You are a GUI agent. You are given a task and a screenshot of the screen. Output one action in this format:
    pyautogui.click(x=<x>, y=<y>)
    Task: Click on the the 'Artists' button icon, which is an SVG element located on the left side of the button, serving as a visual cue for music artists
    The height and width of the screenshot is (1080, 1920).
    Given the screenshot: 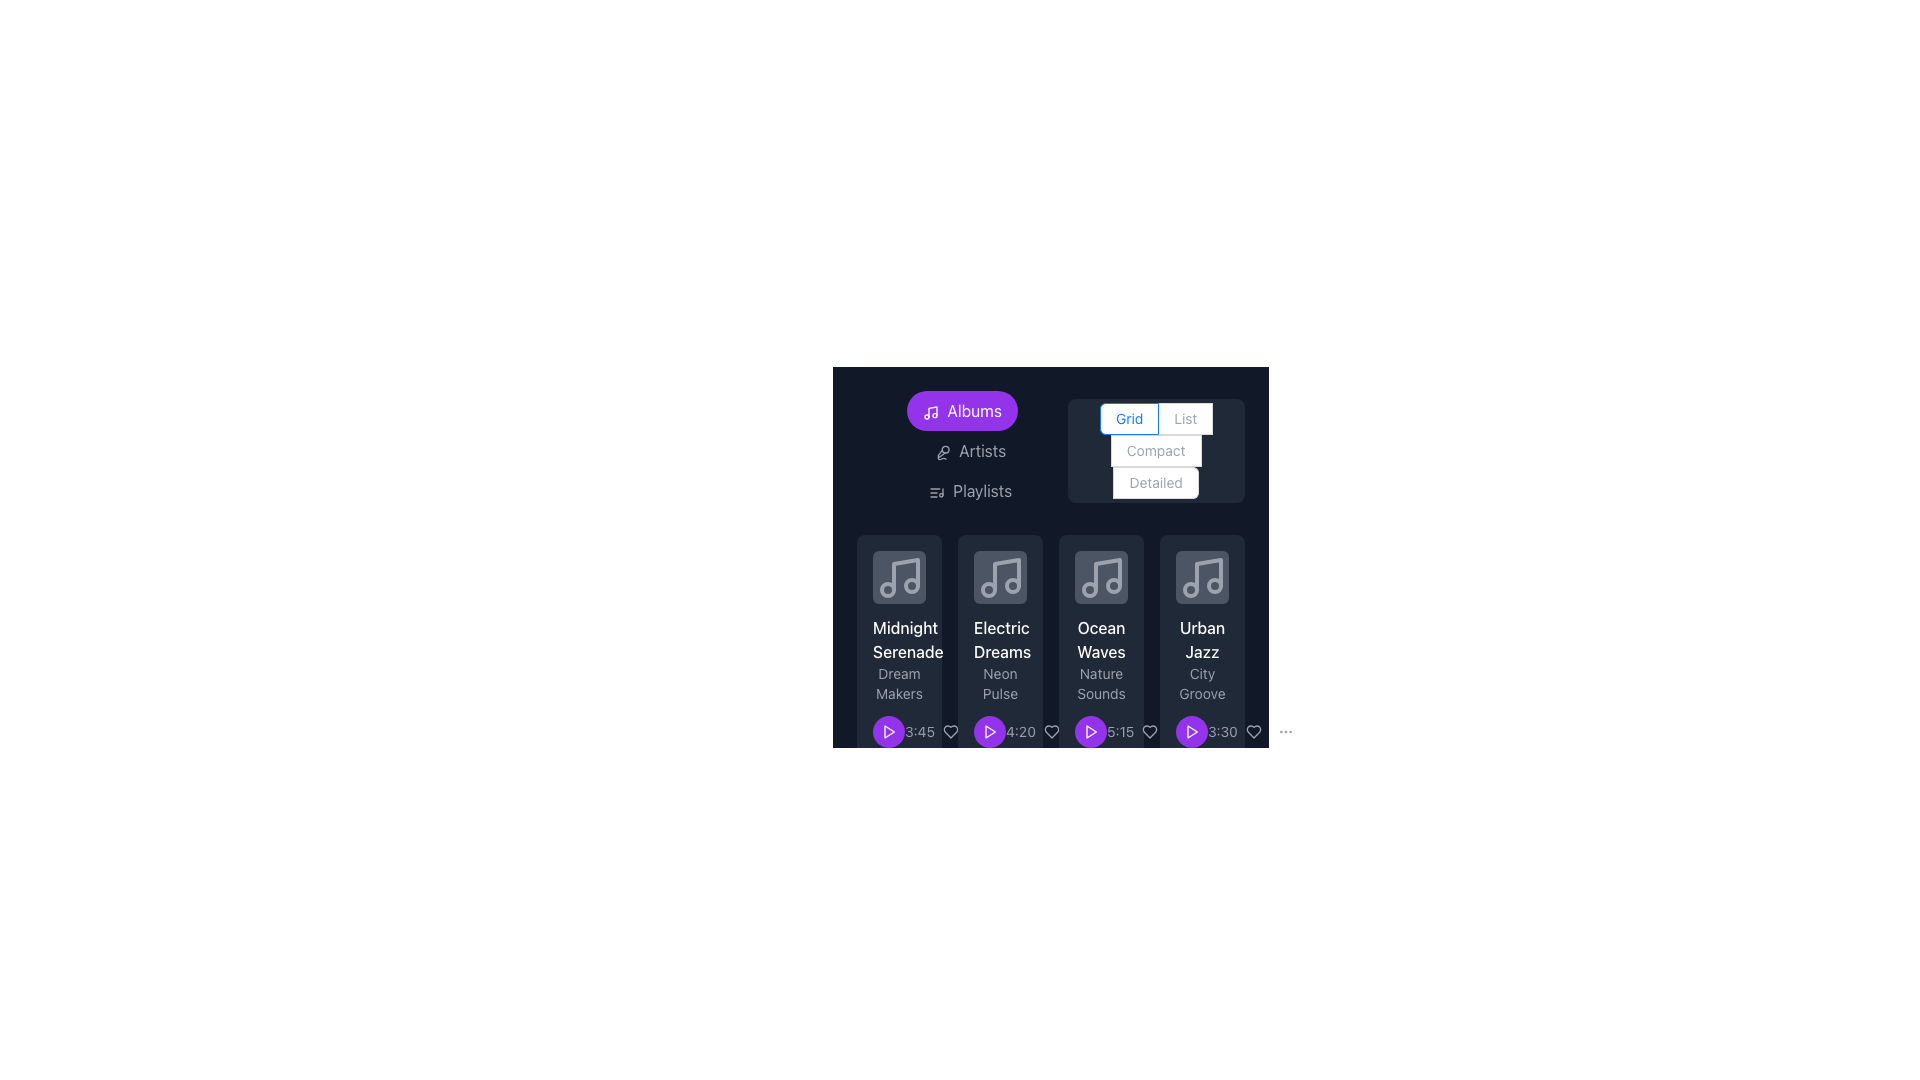 What is the action you would take?
    pyautogui.click(x=942, y=452)
    